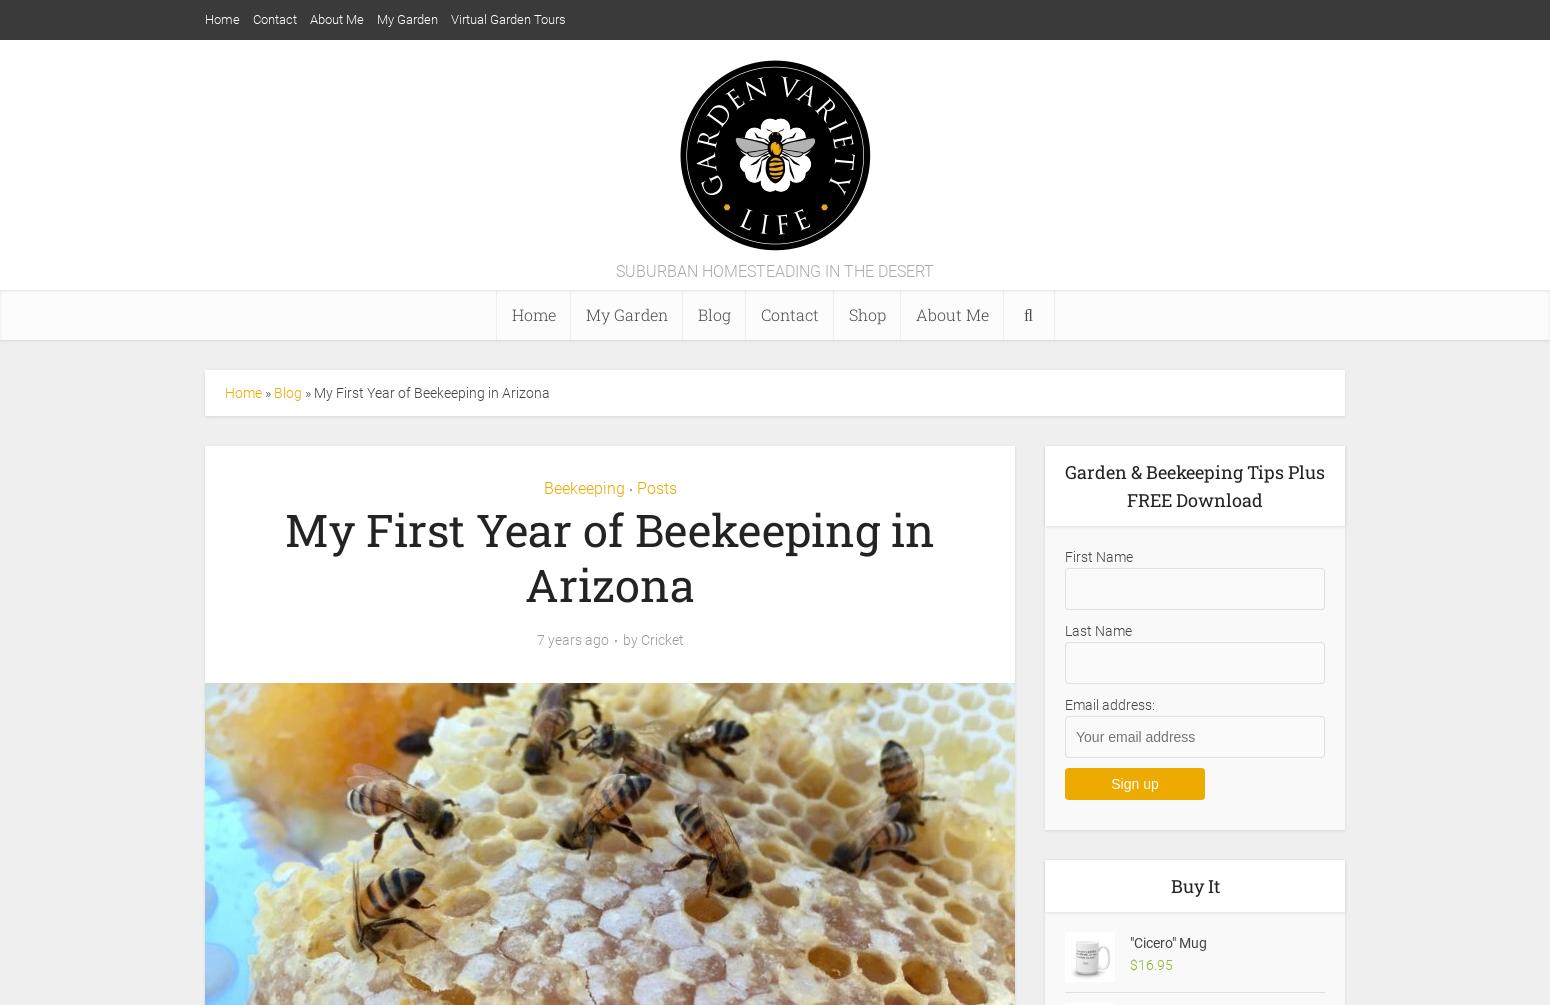 This screenshot has height=1005, width=1550. I want to click on 'Buy It', so click(1169, 885).